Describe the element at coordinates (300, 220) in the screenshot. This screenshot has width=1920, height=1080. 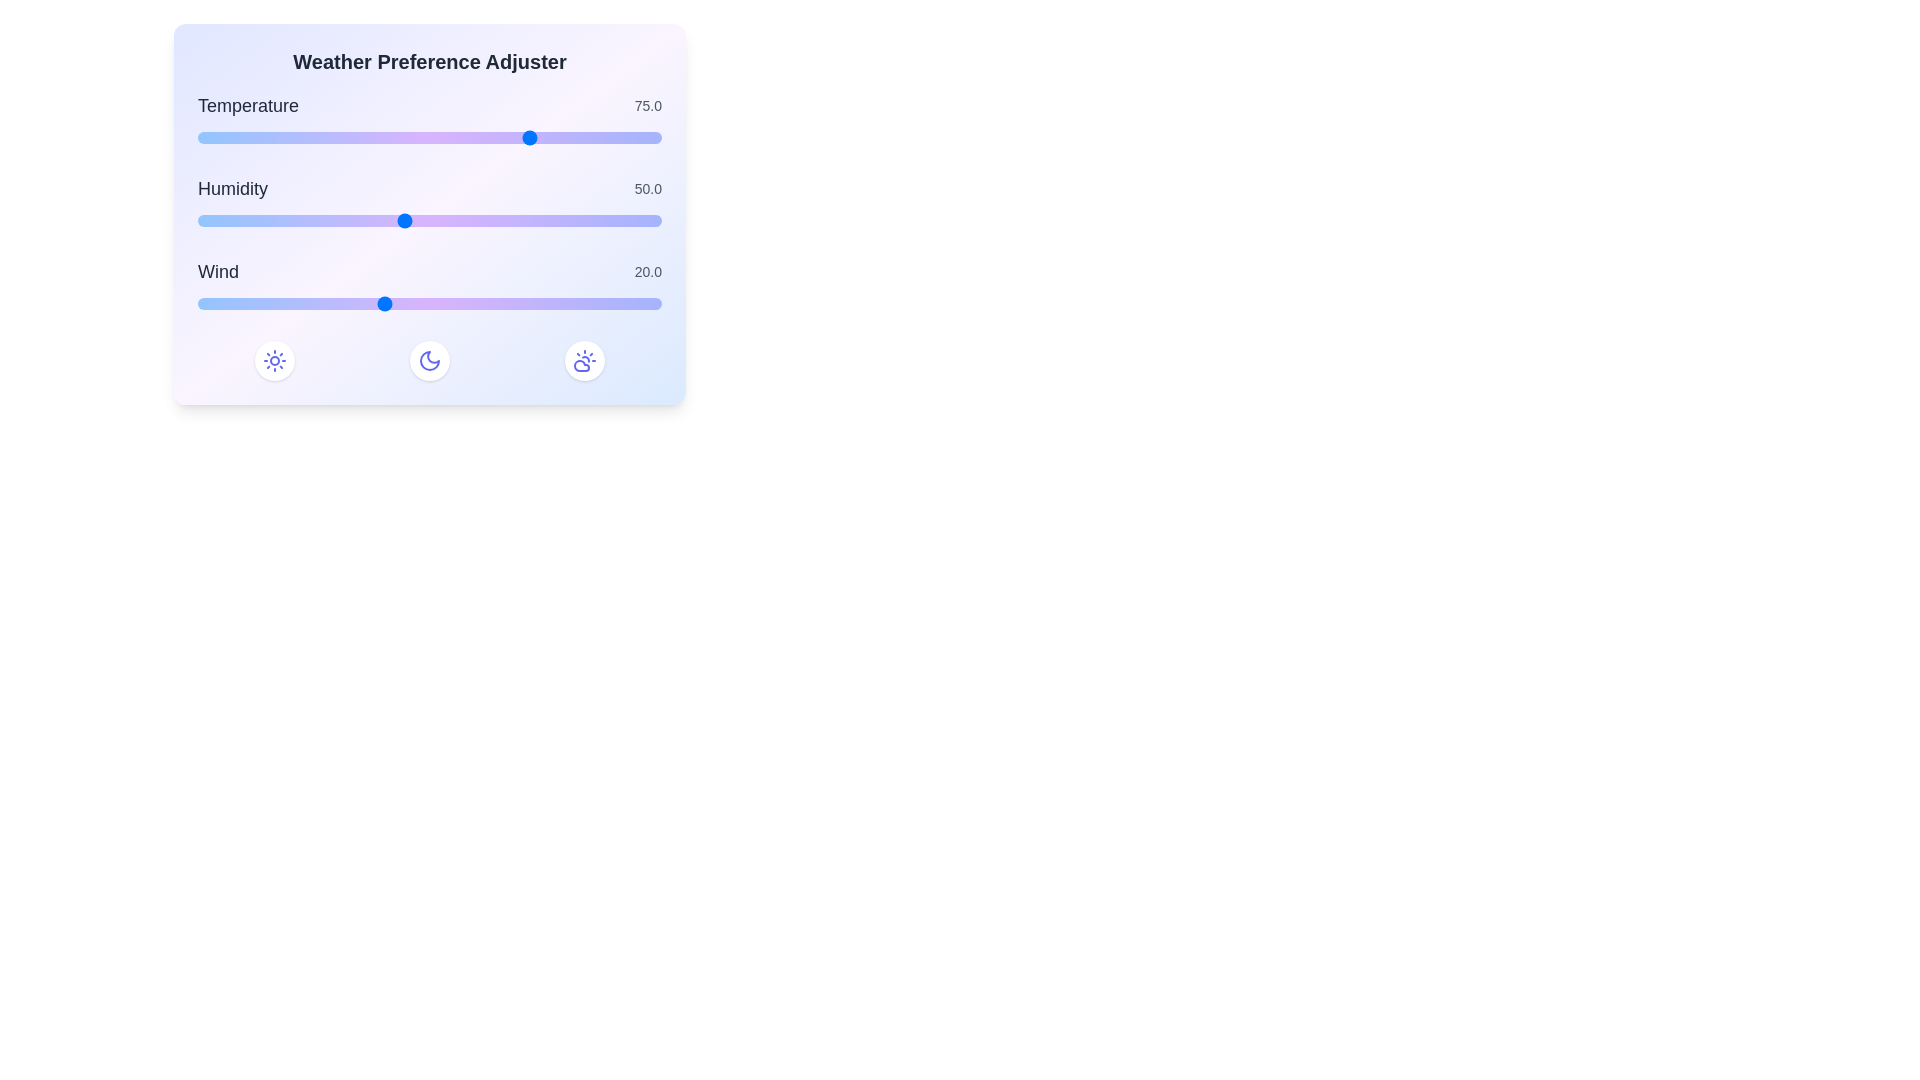
I see `the humidity value` at that location.